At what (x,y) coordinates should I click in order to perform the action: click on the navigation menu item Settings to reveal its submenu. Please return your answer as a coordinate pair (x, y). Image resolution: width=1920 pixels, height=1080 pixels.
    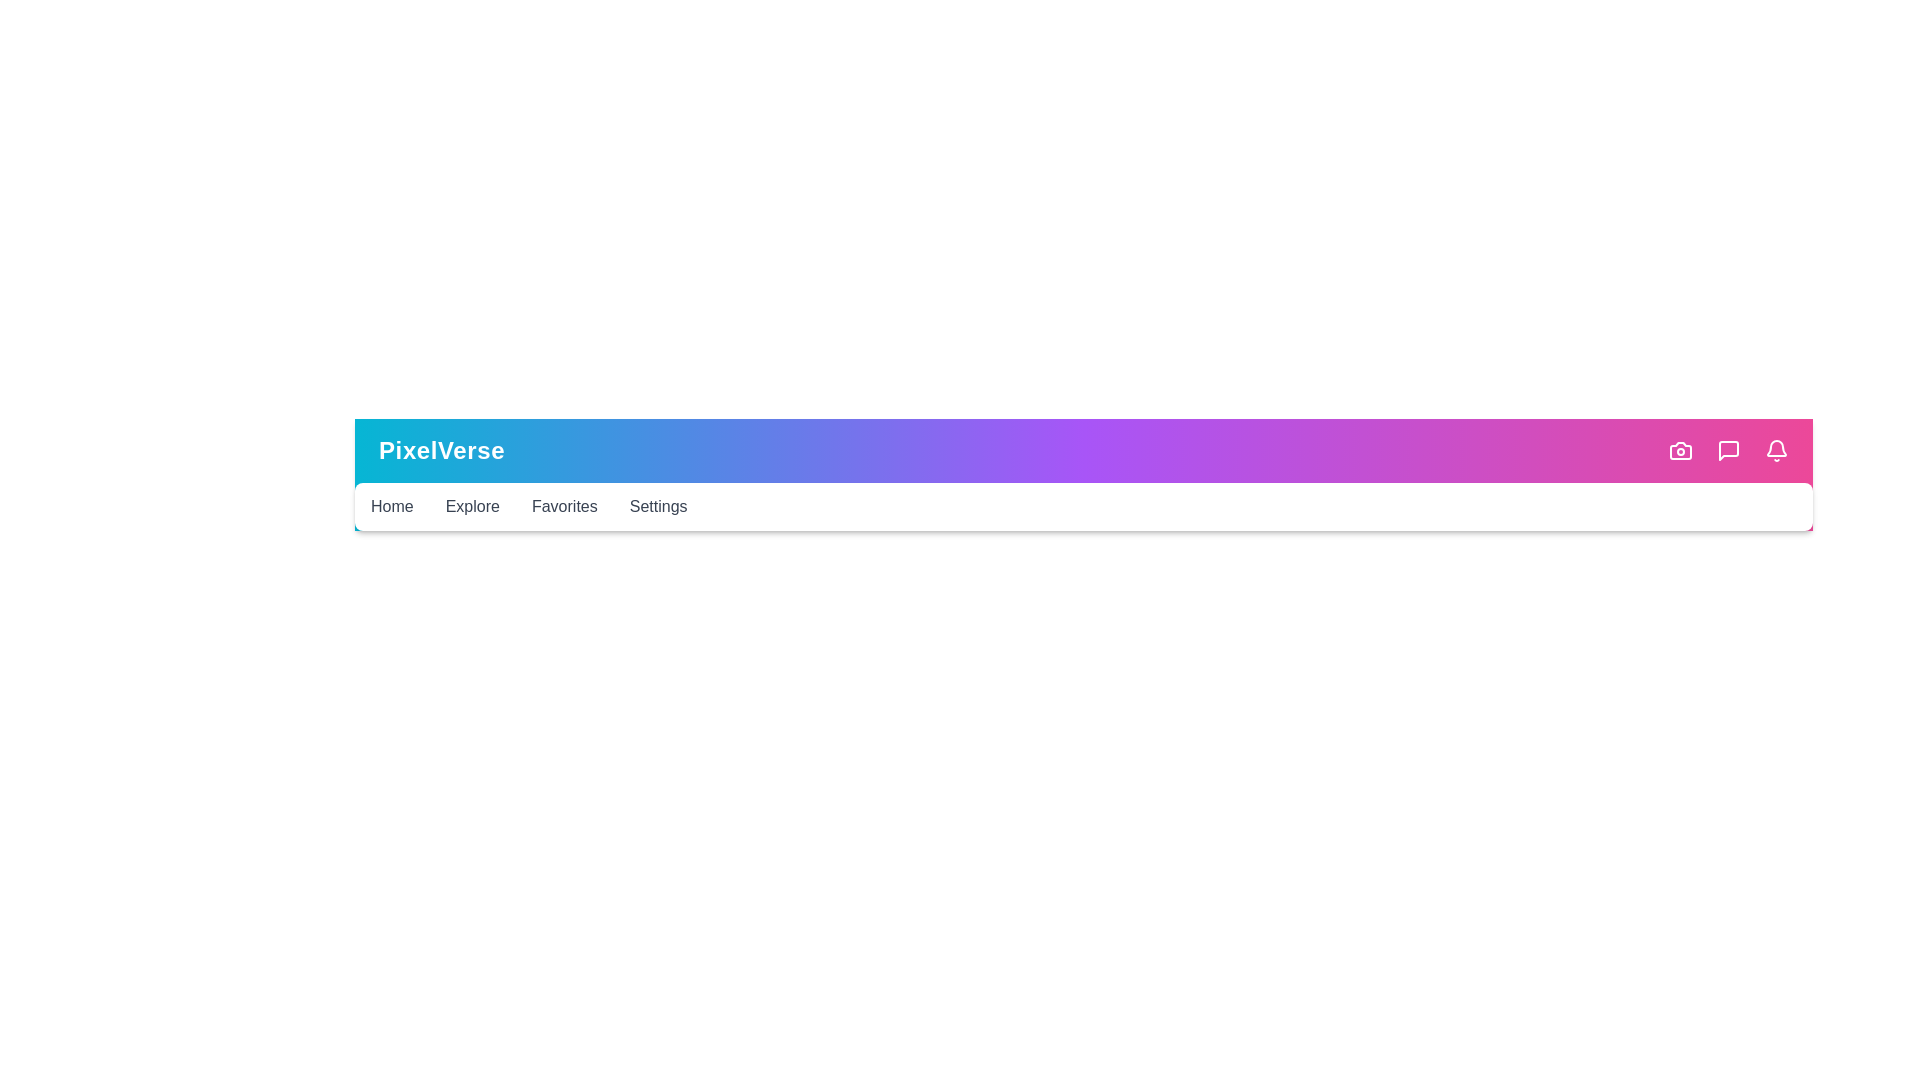
    Looking at the image, I should click on (657, 504).